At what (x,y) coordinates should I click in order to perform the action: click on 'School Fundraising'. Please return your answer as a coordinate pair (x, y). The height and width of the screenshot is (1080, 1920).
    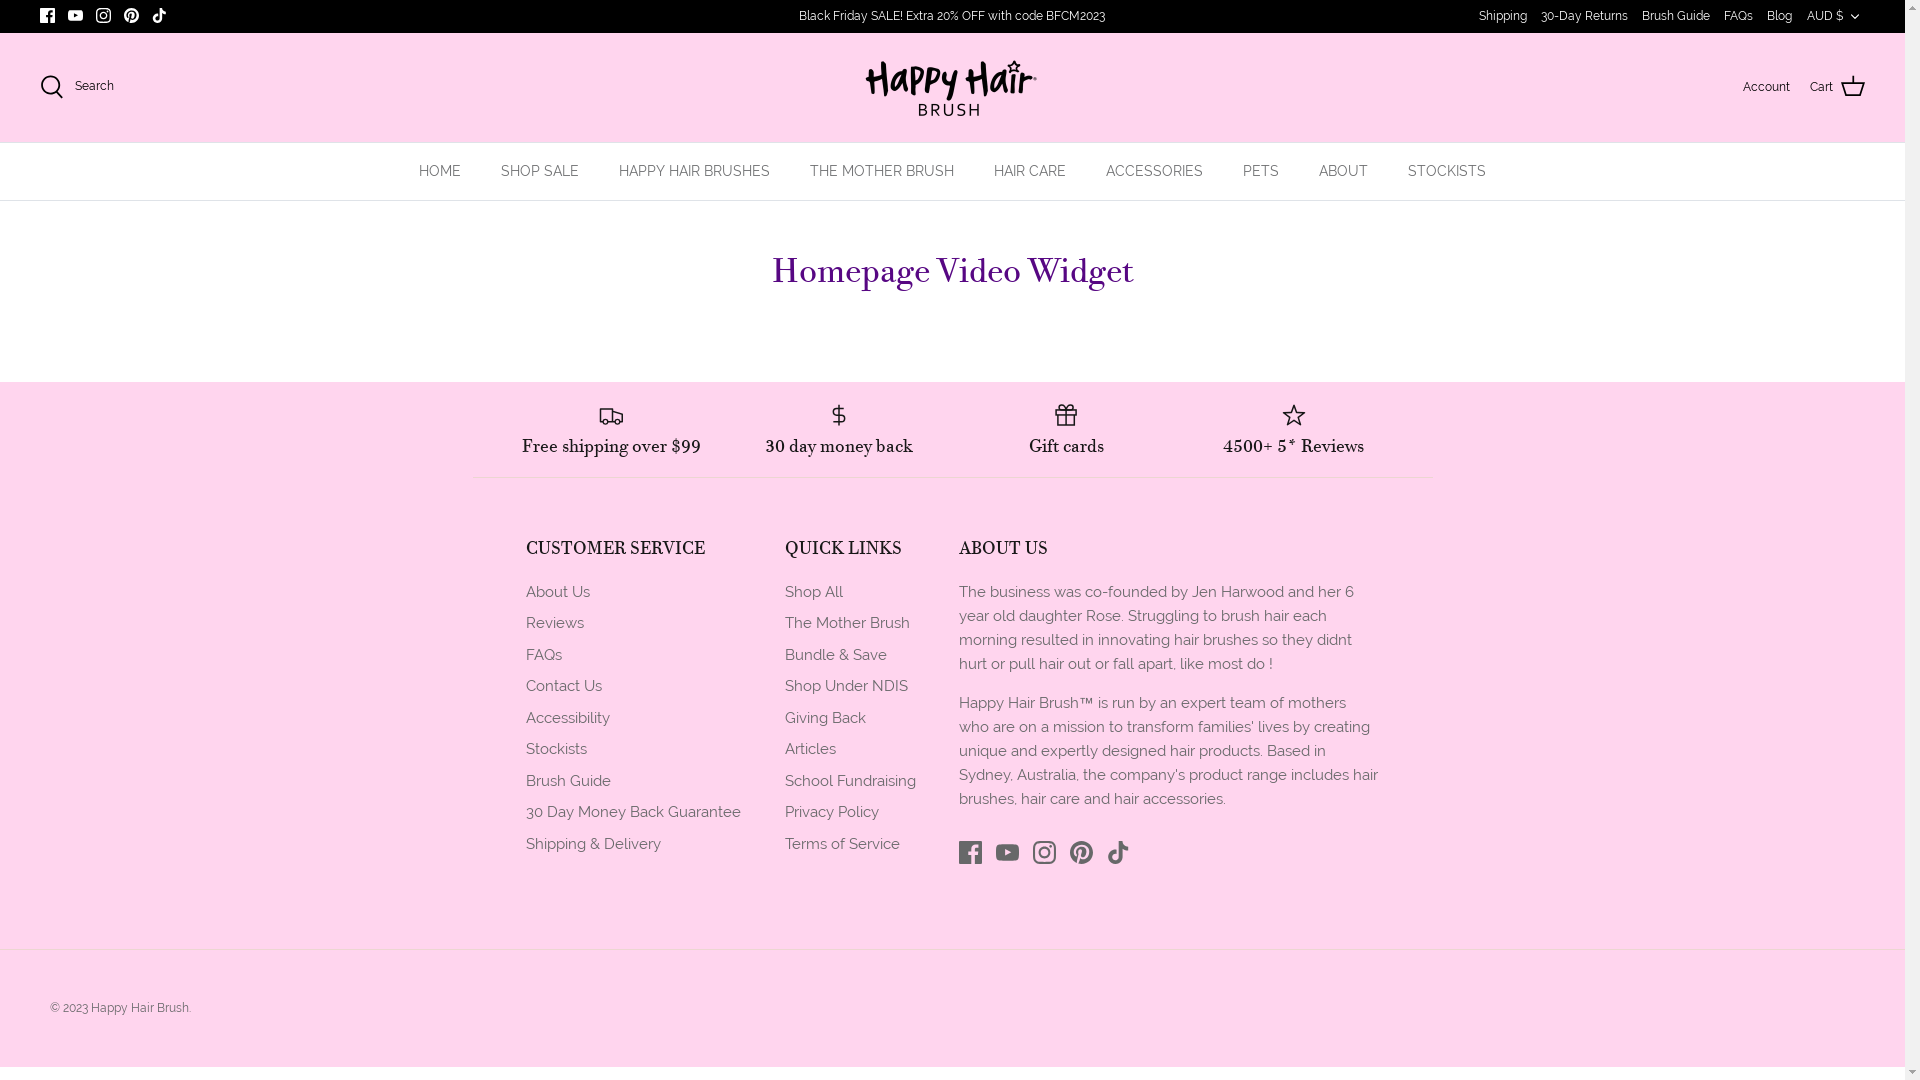
    Looking at the image, I should click on (782, 779).